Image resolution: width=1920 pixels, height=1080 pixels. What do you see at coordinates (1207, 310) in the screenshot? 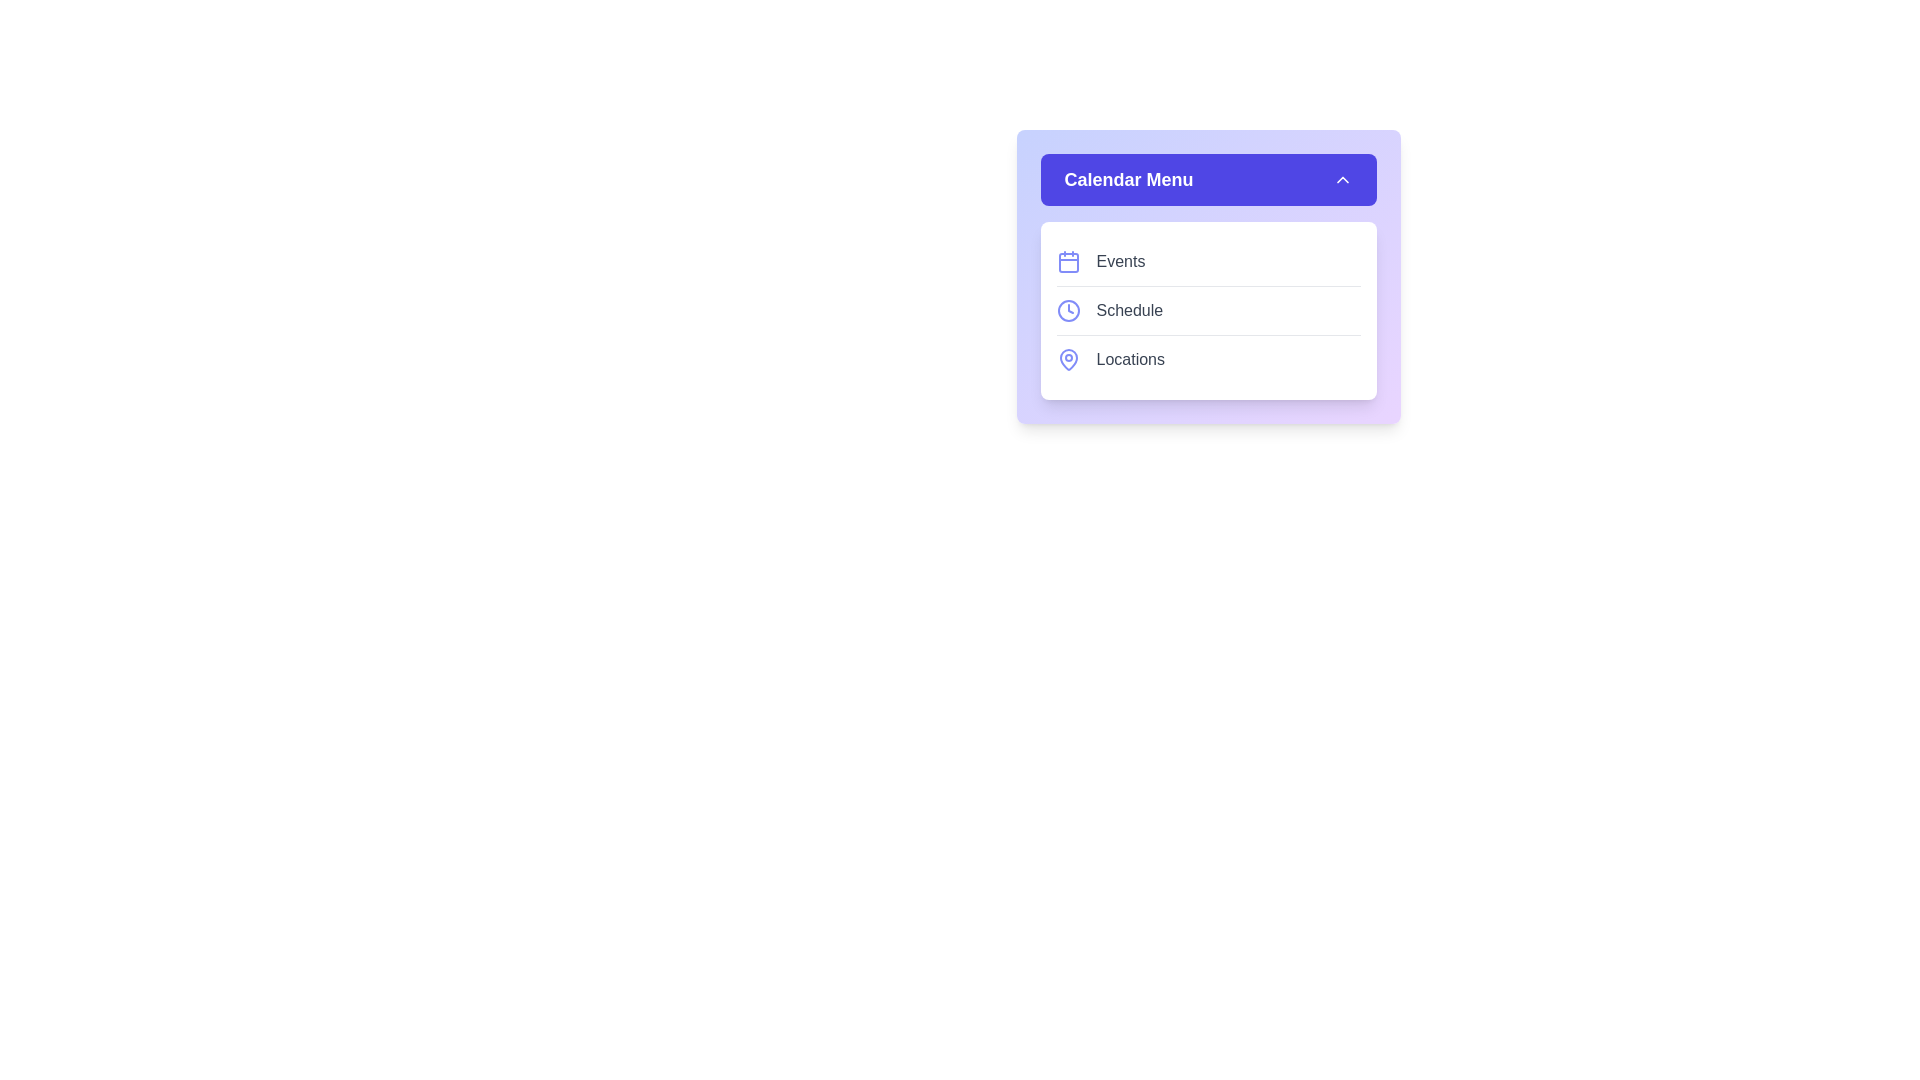
I see `the menu item Schedule to select it` at bounding box center [1207, 310].